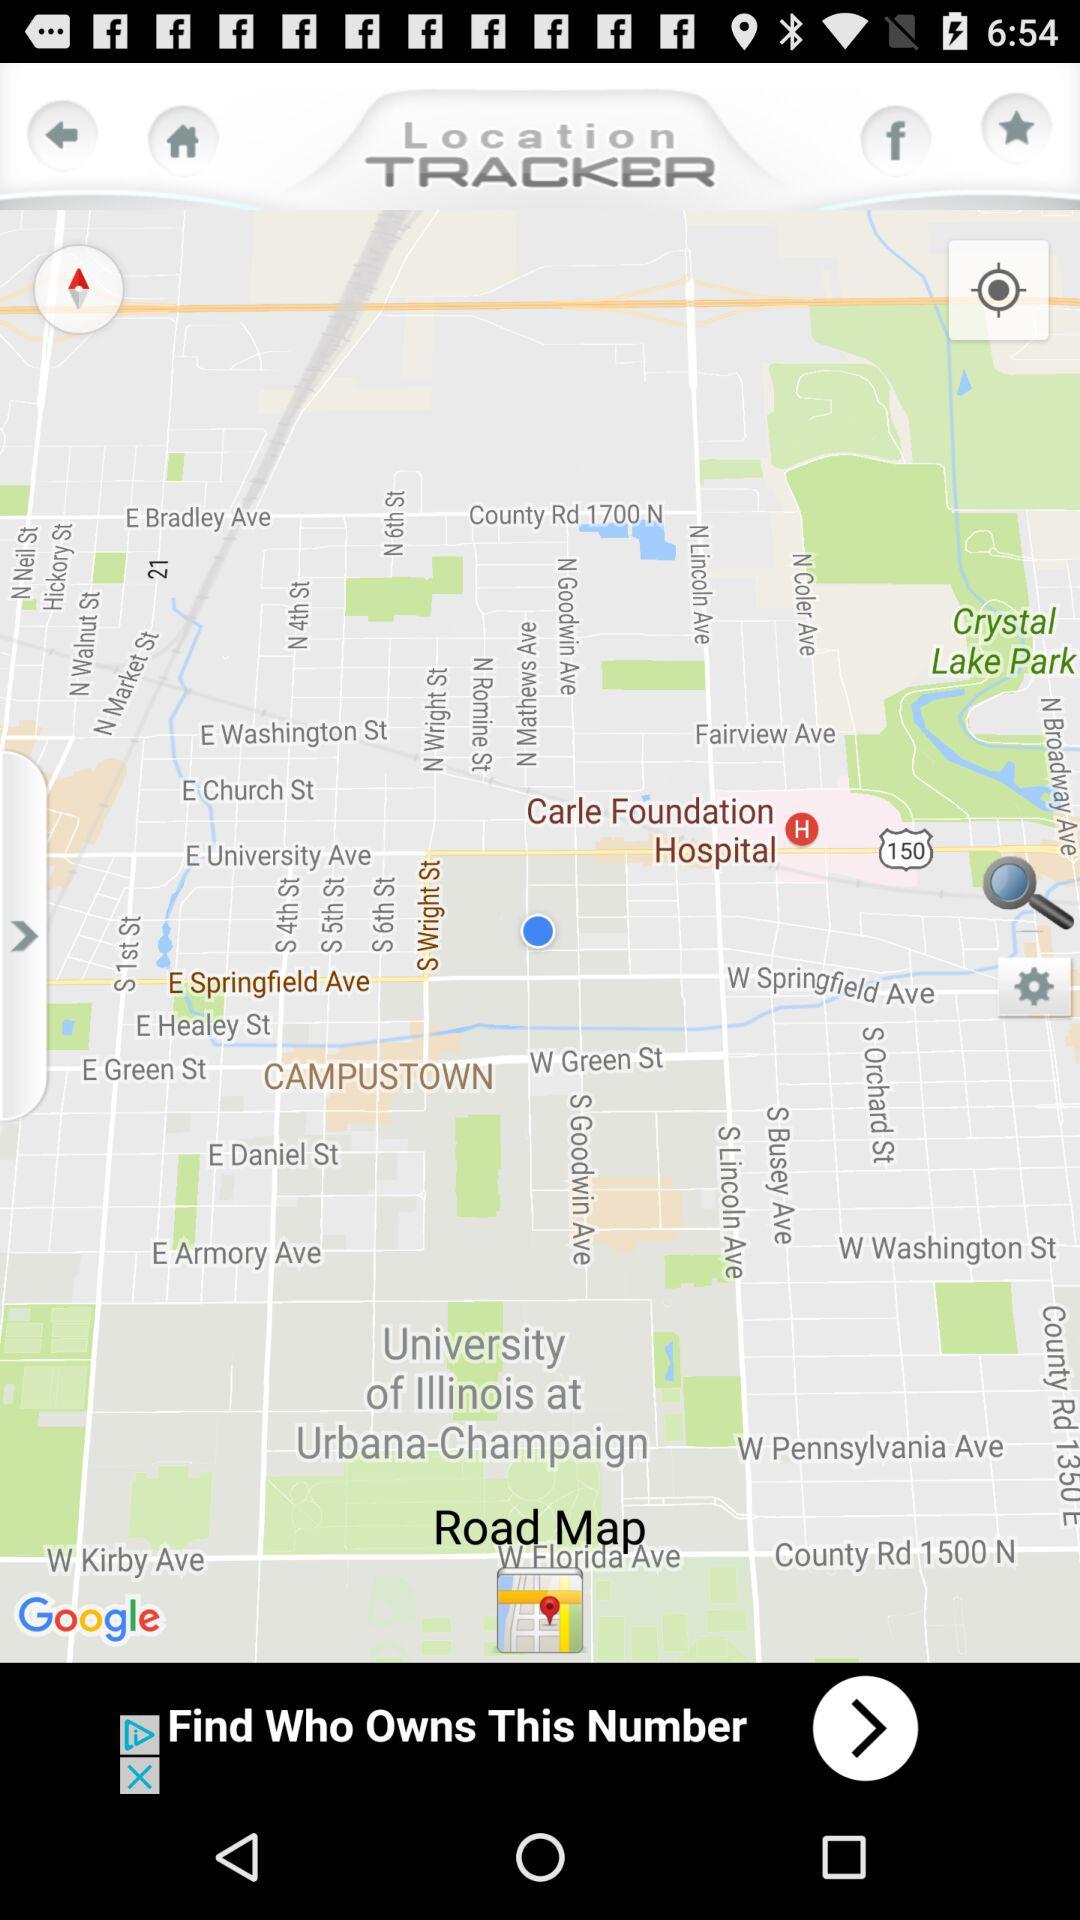 This screenshot has width=1080, height=1920. Describe the element at coordinates (1017, 128) in the screenshot. I see `option` at that location.